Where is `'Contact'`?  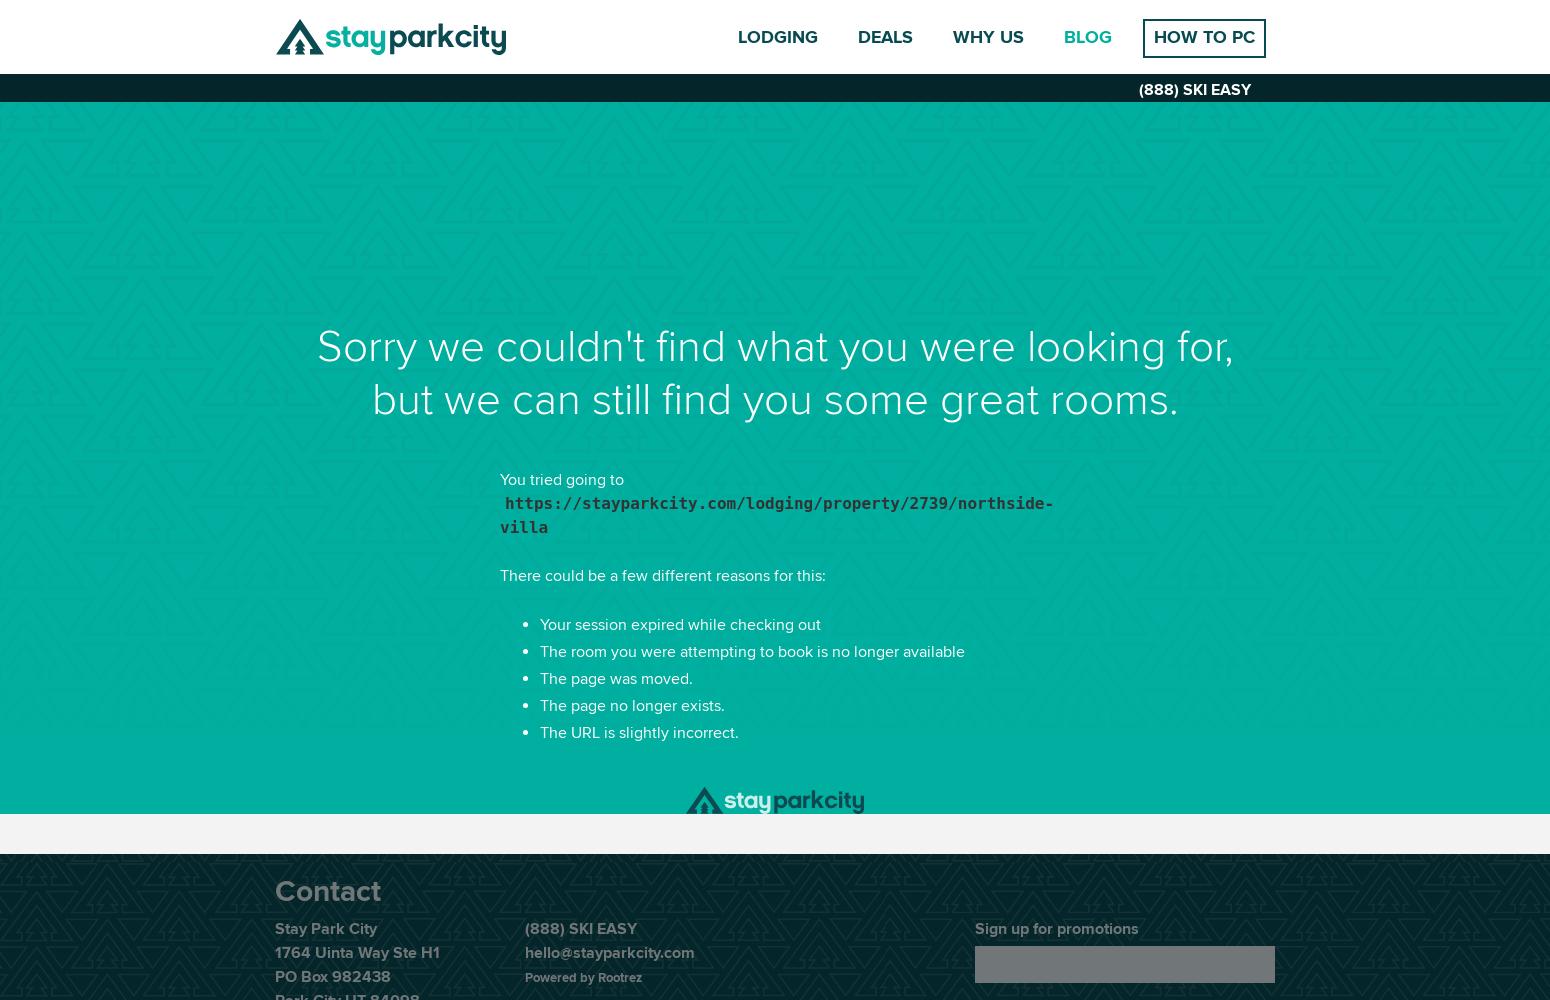 'Contact' is located at coordinates (326, 892).